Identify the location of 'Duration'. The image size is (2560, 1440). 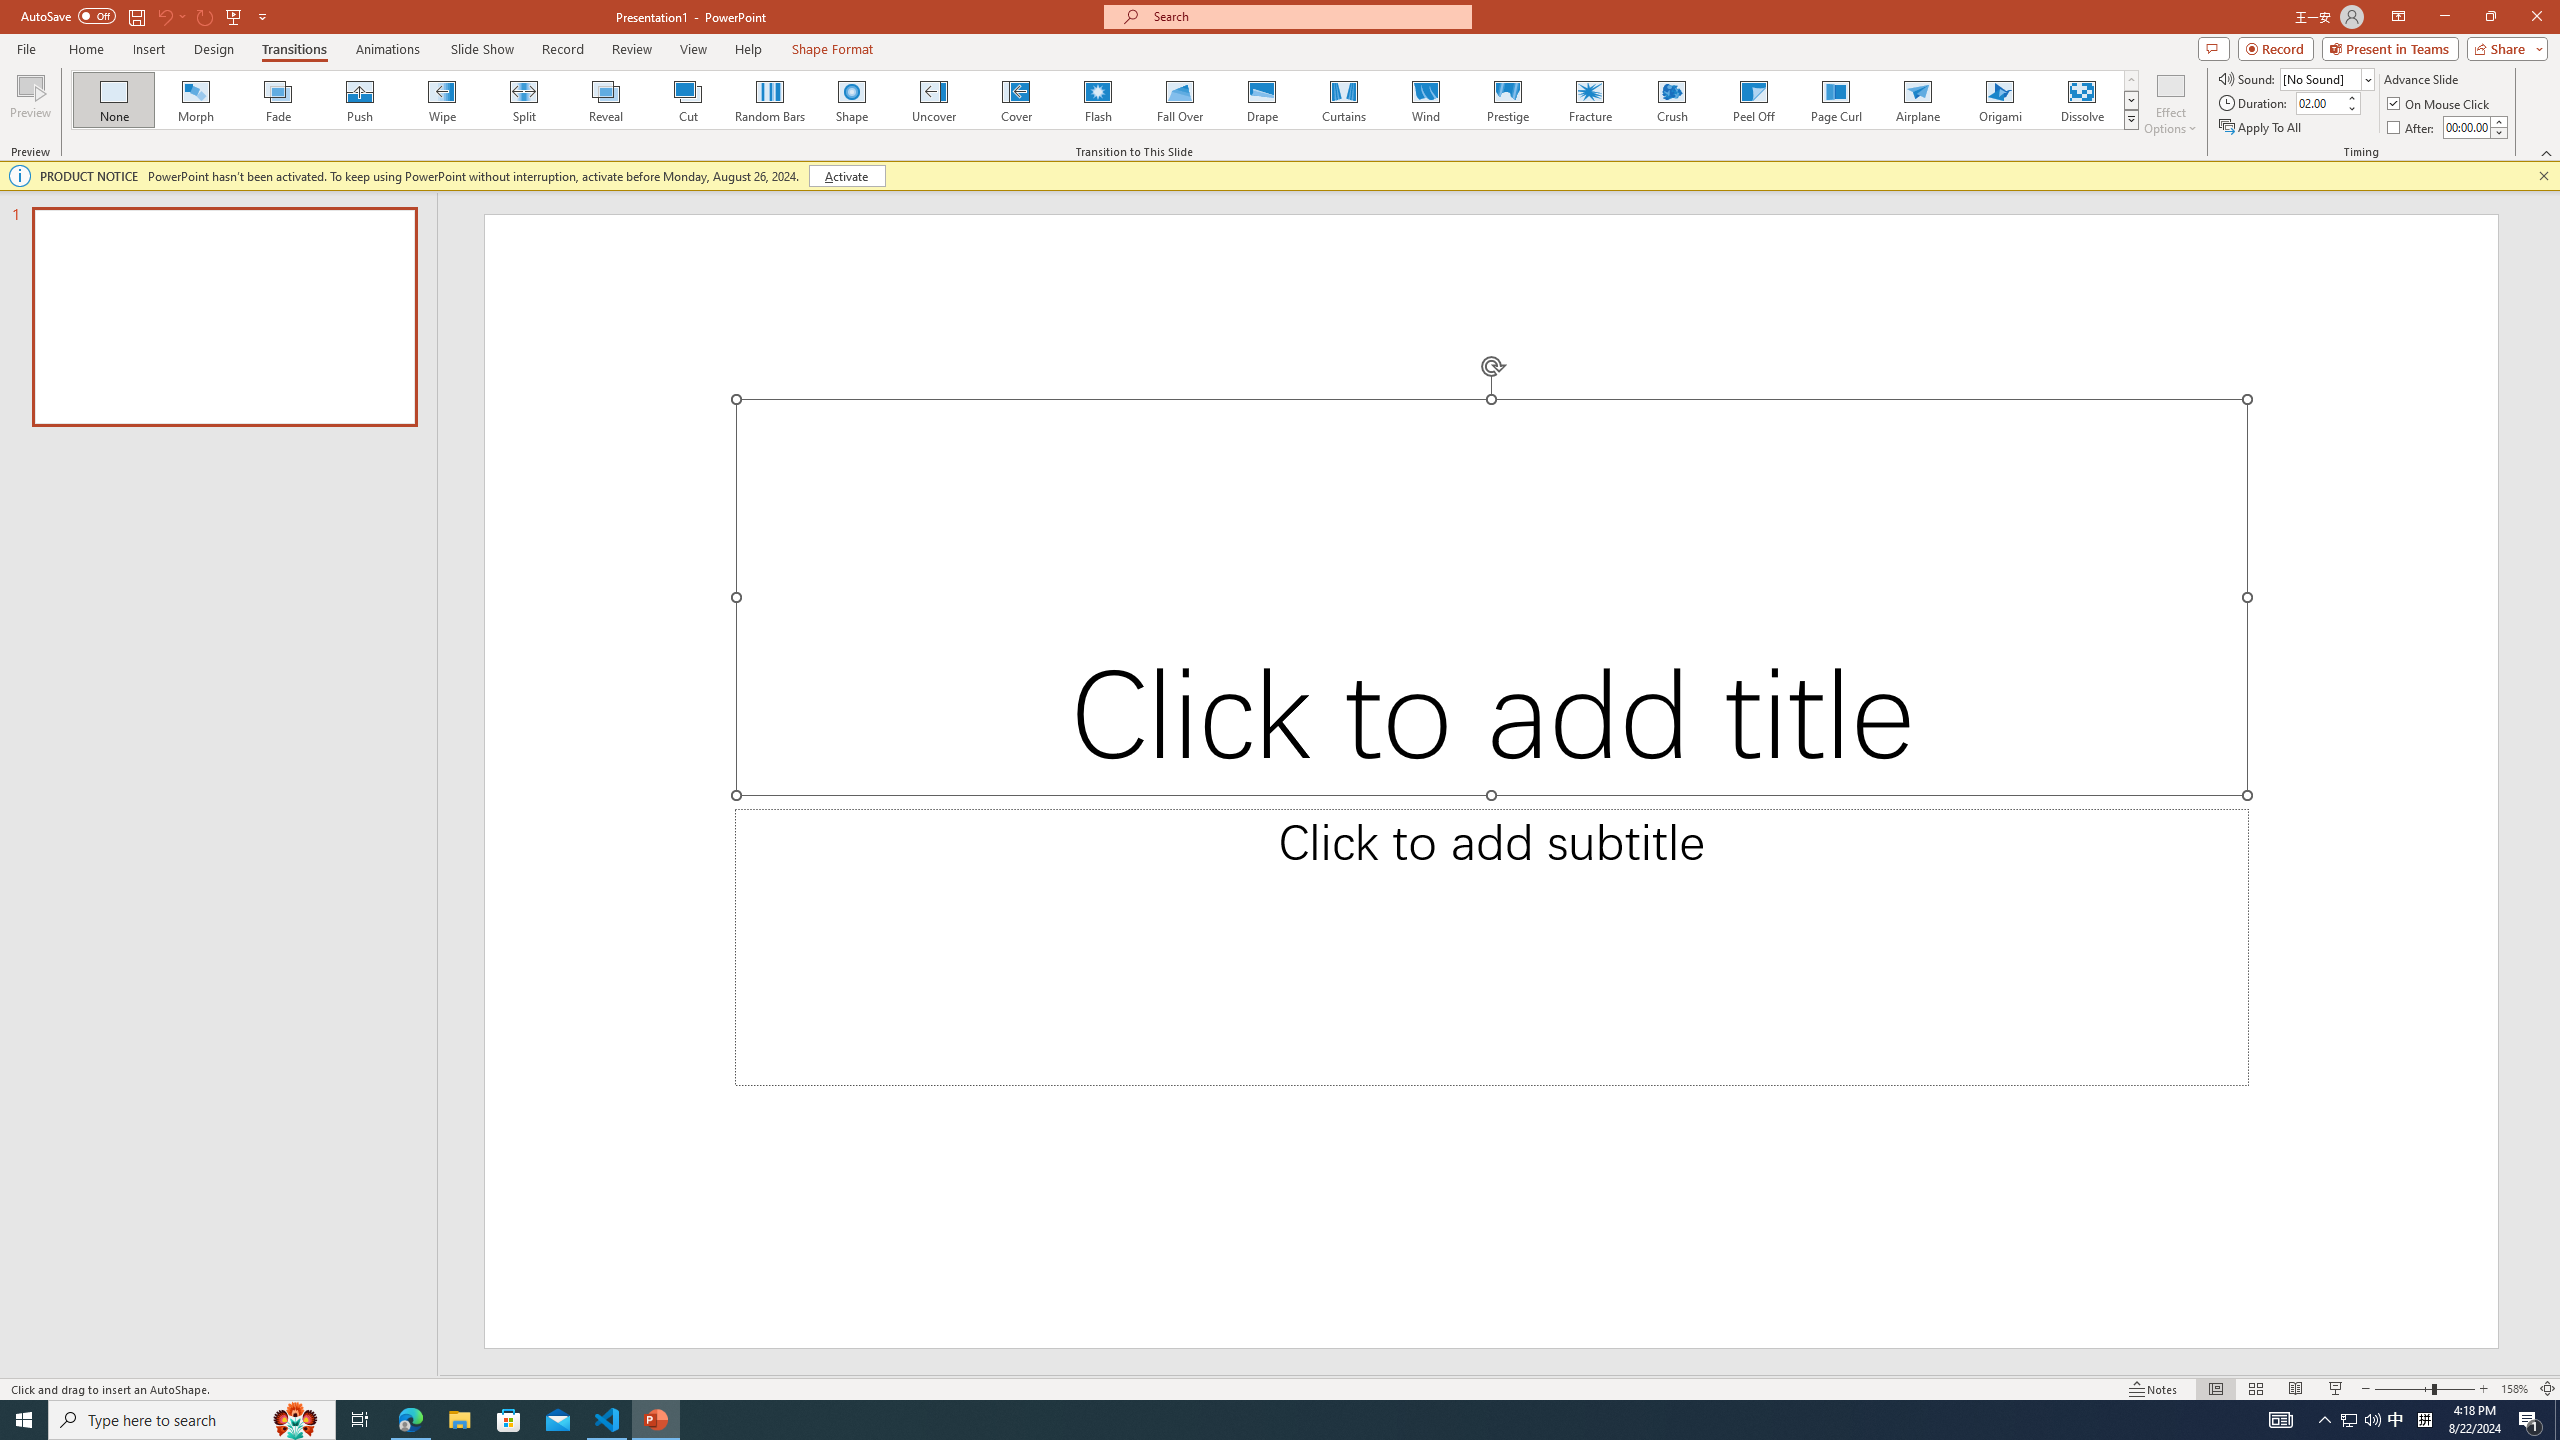
(2319, 102).